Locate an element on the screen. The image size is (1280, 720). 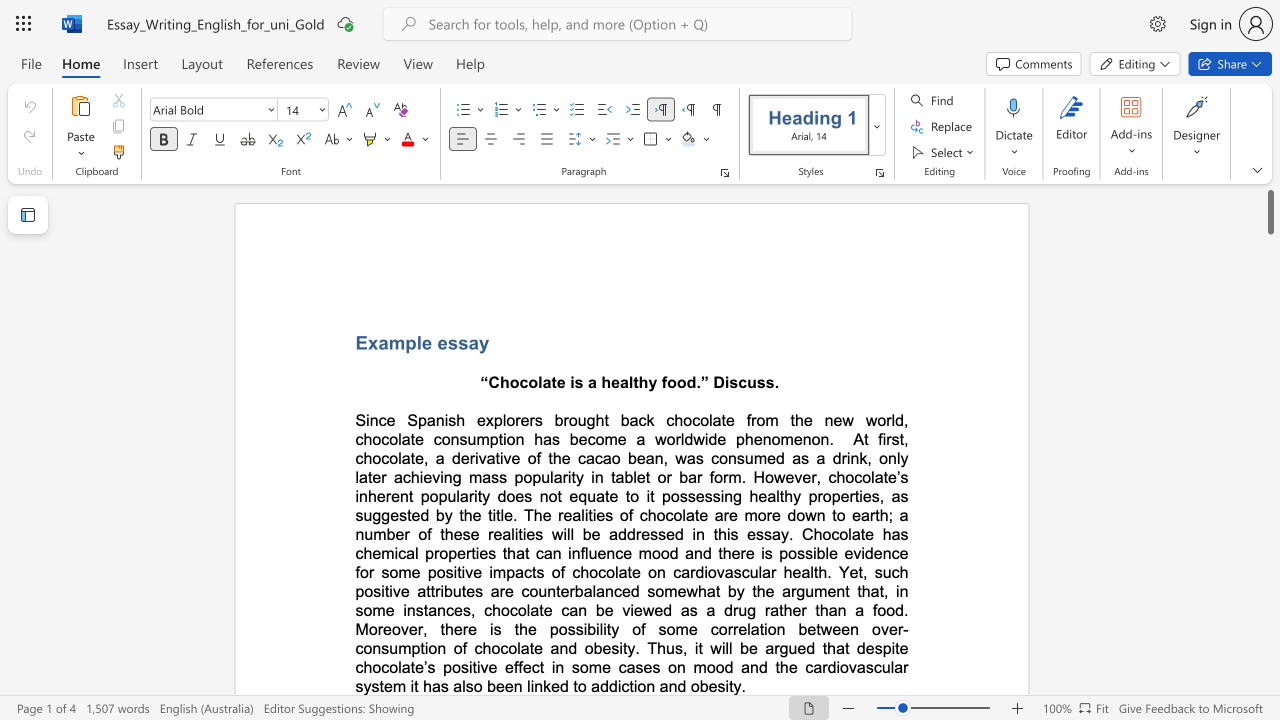
the scrollbar to scroll the page down is located at coordinates (1269, 390).